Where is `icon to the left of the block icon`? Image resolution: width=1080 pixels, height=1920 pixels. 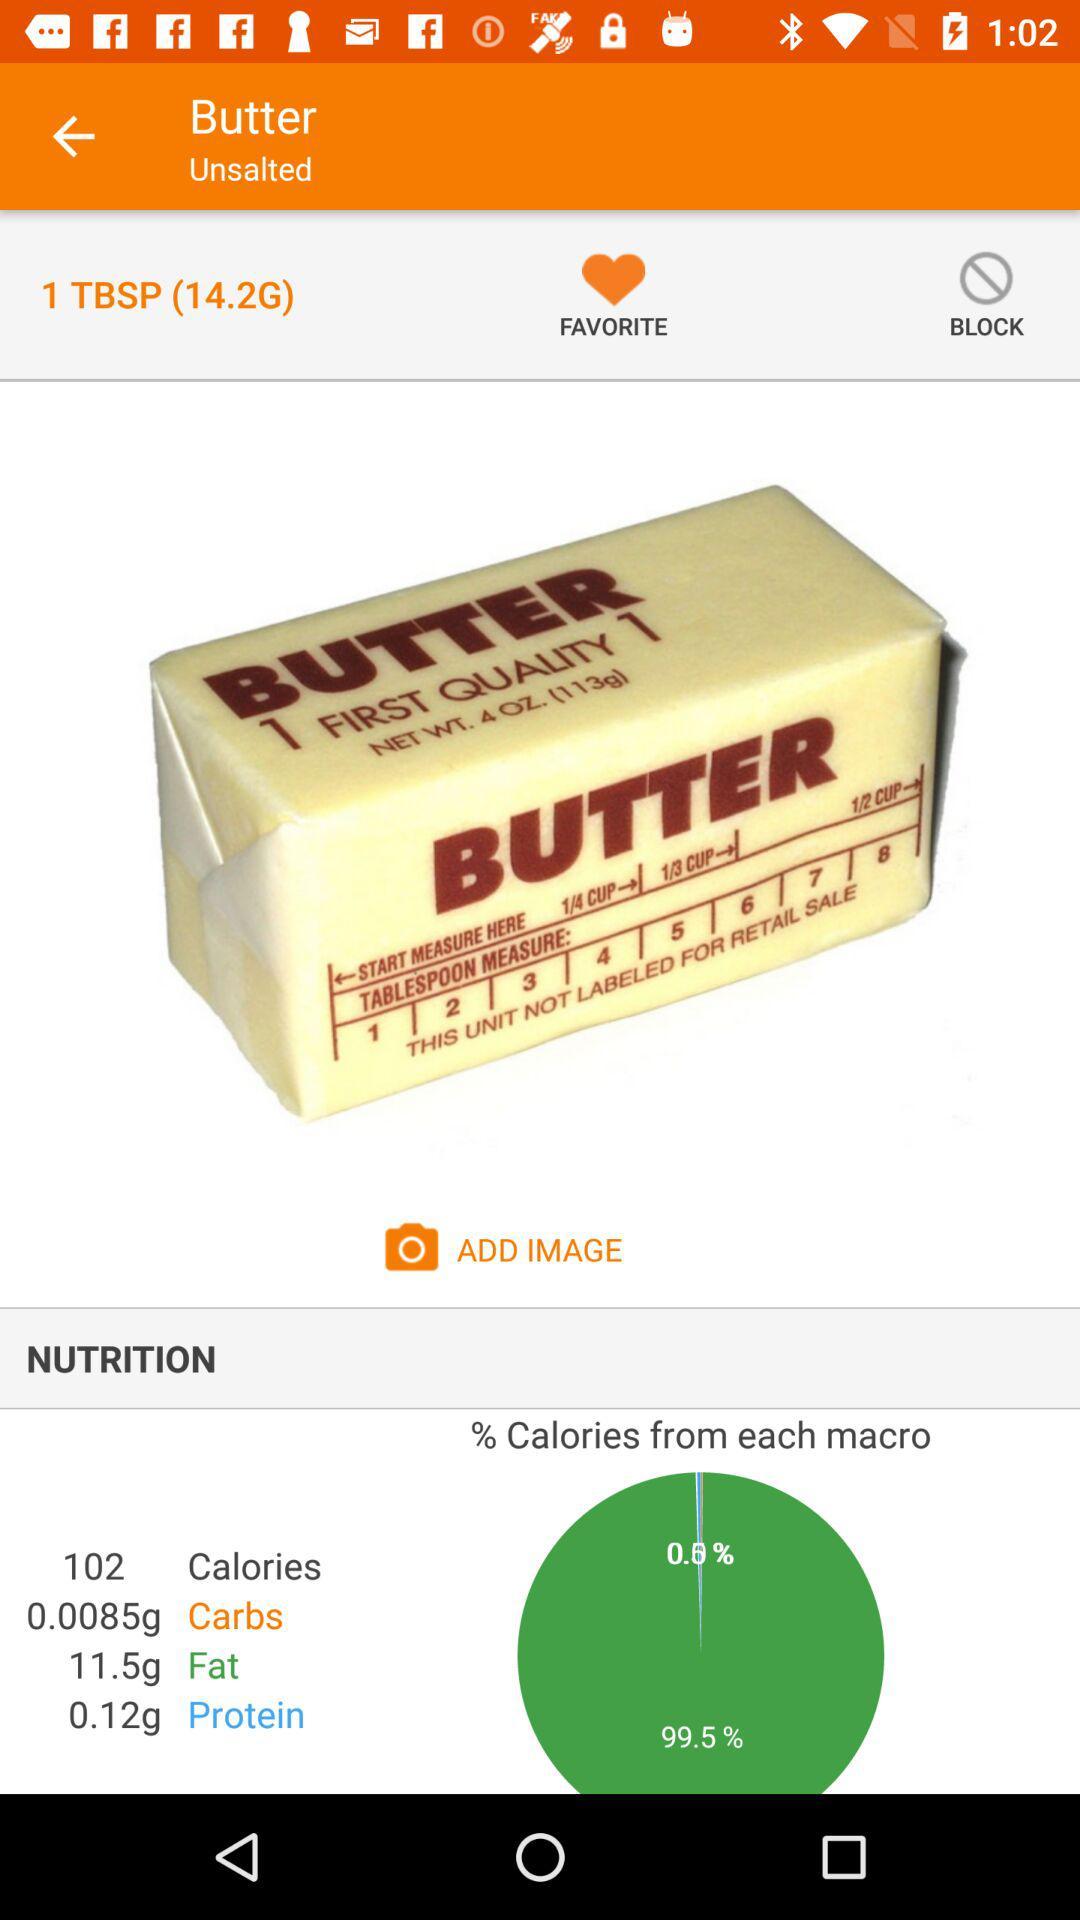 icon to the left of the block icon is located at coordinates (612, 293).